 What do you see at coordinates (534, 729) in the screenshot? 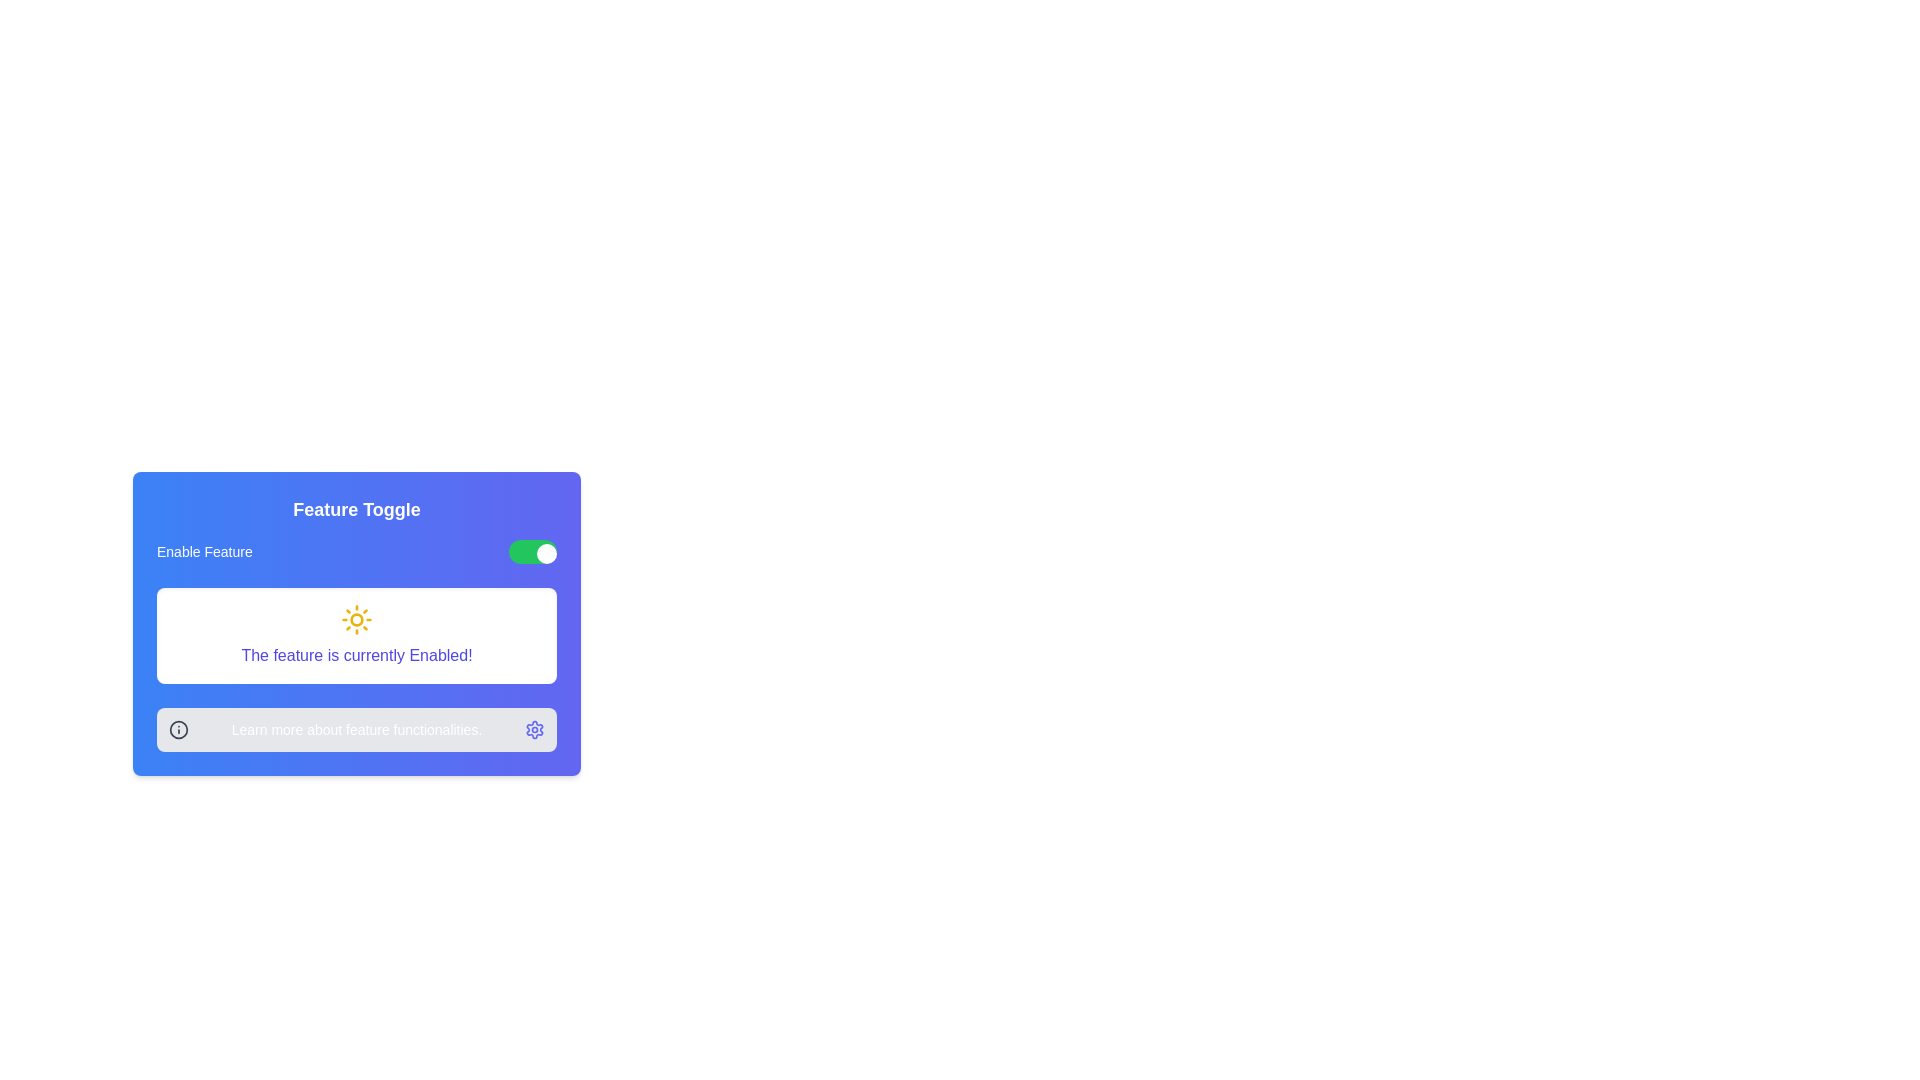
I see `gear-shaped icon located in the bottom-right corner of the Feature Toggle dialog for additional options` at bounding box center [534, 729].